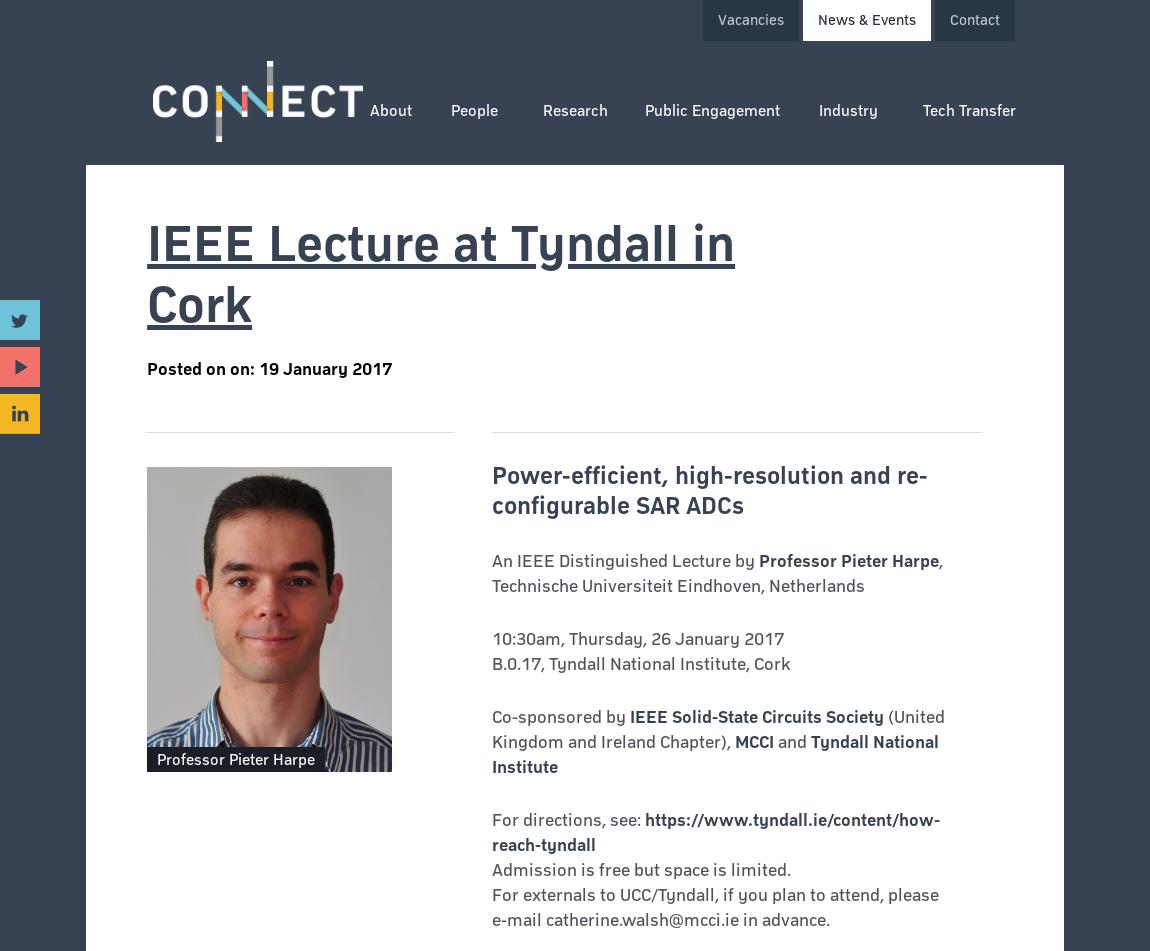  Describe the element at coordinates (707, 488) in the screenshot. I see `'Power-efficient, high-resolution and re-configurable SAR ADCs'` at that location.